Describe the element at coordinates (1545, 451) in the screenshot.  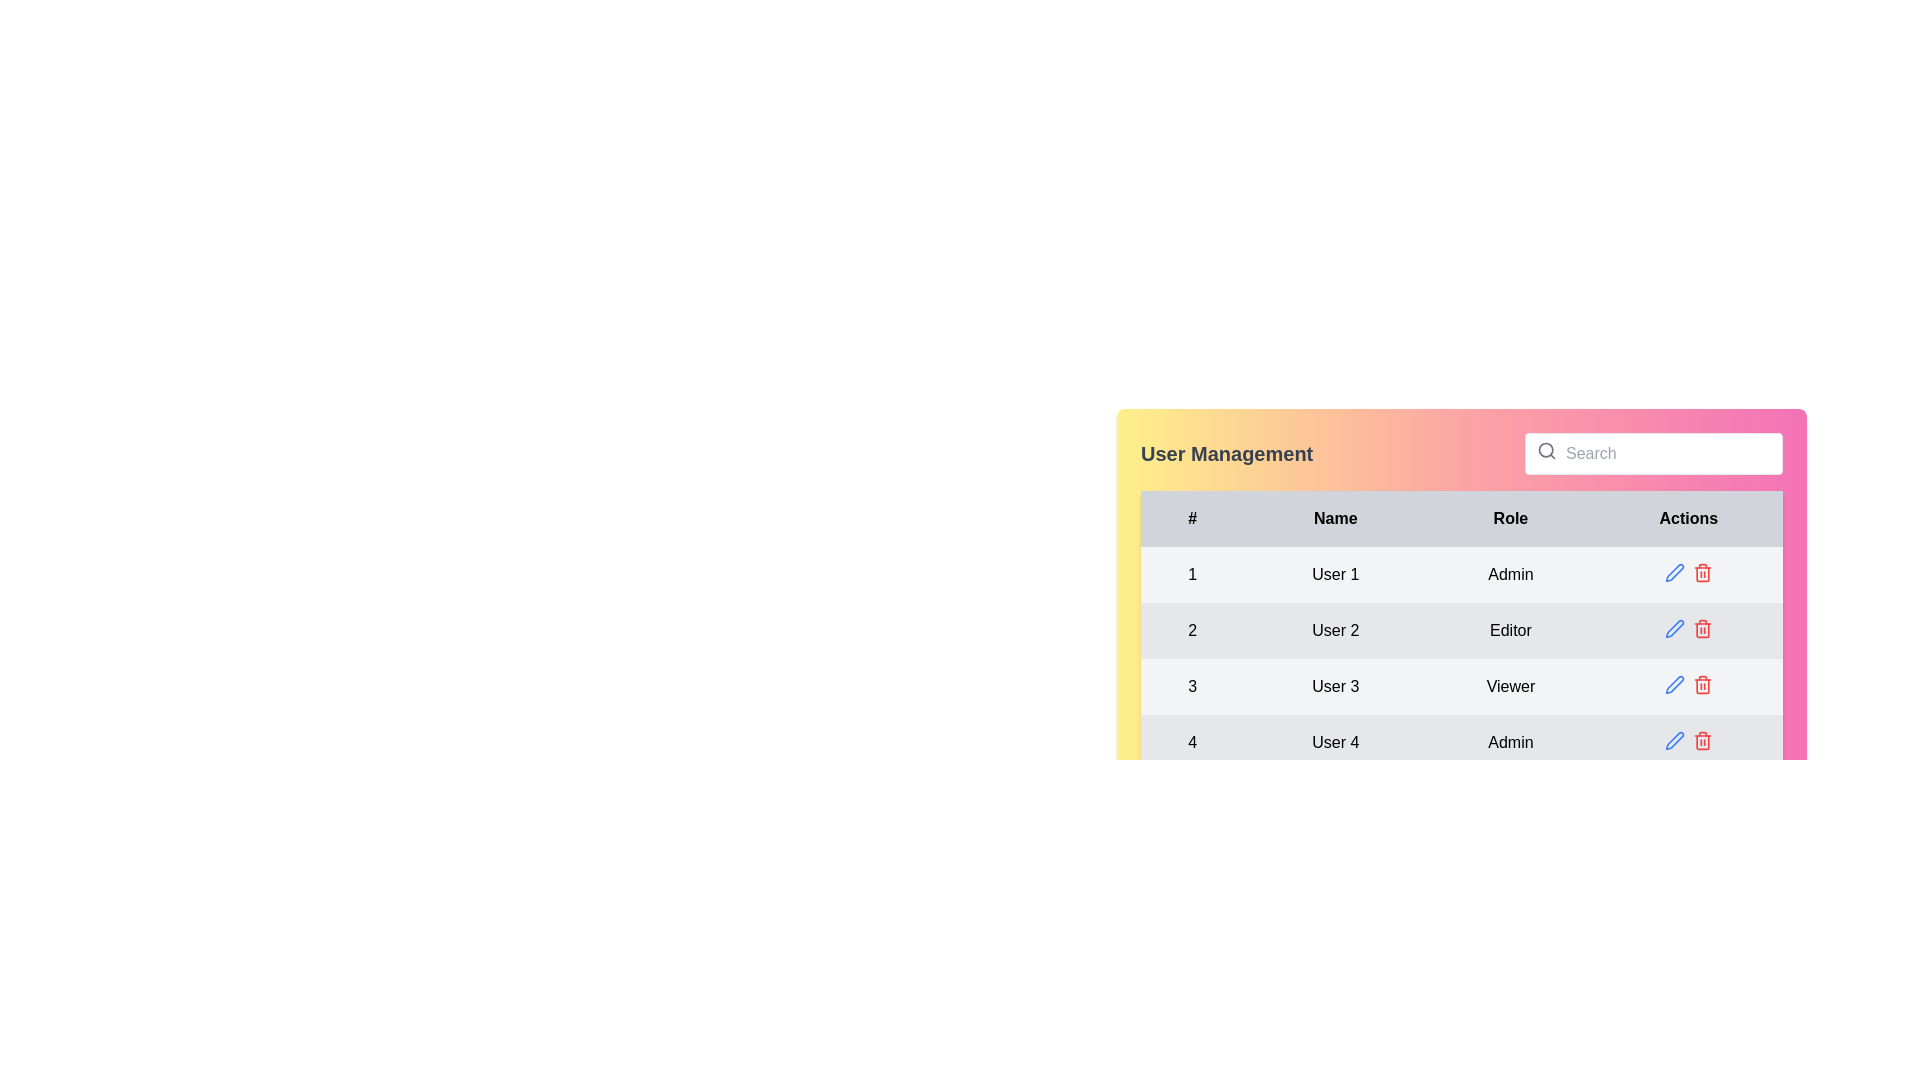
I see `the magnifying glass icon located in the left-hand section of the search bar at the top-right corner of the user management interface for an interactive response` at that location.